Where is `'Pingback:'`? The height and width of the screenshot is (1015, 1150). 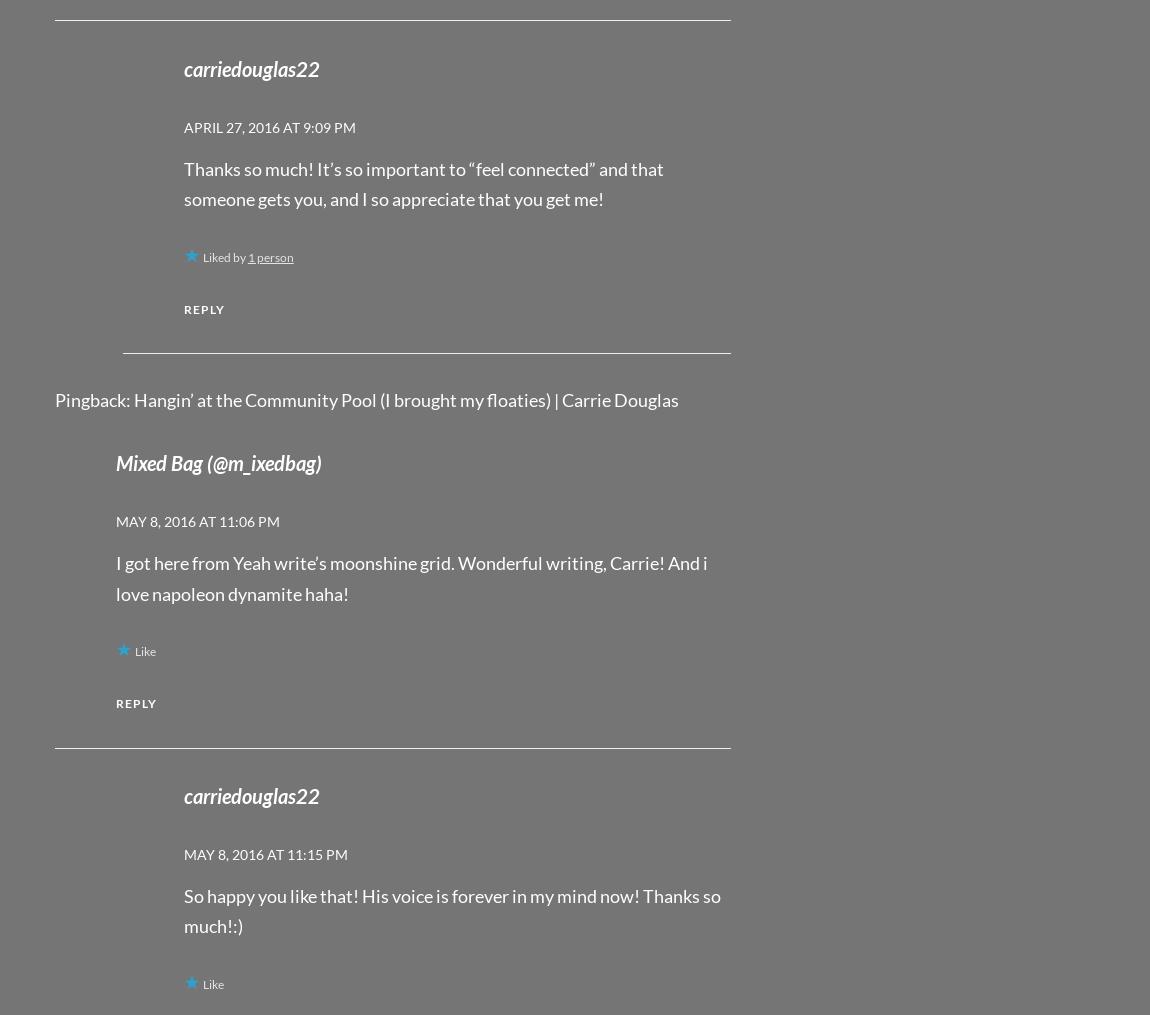 'Pingback:' is located at coordinates (93, 398).